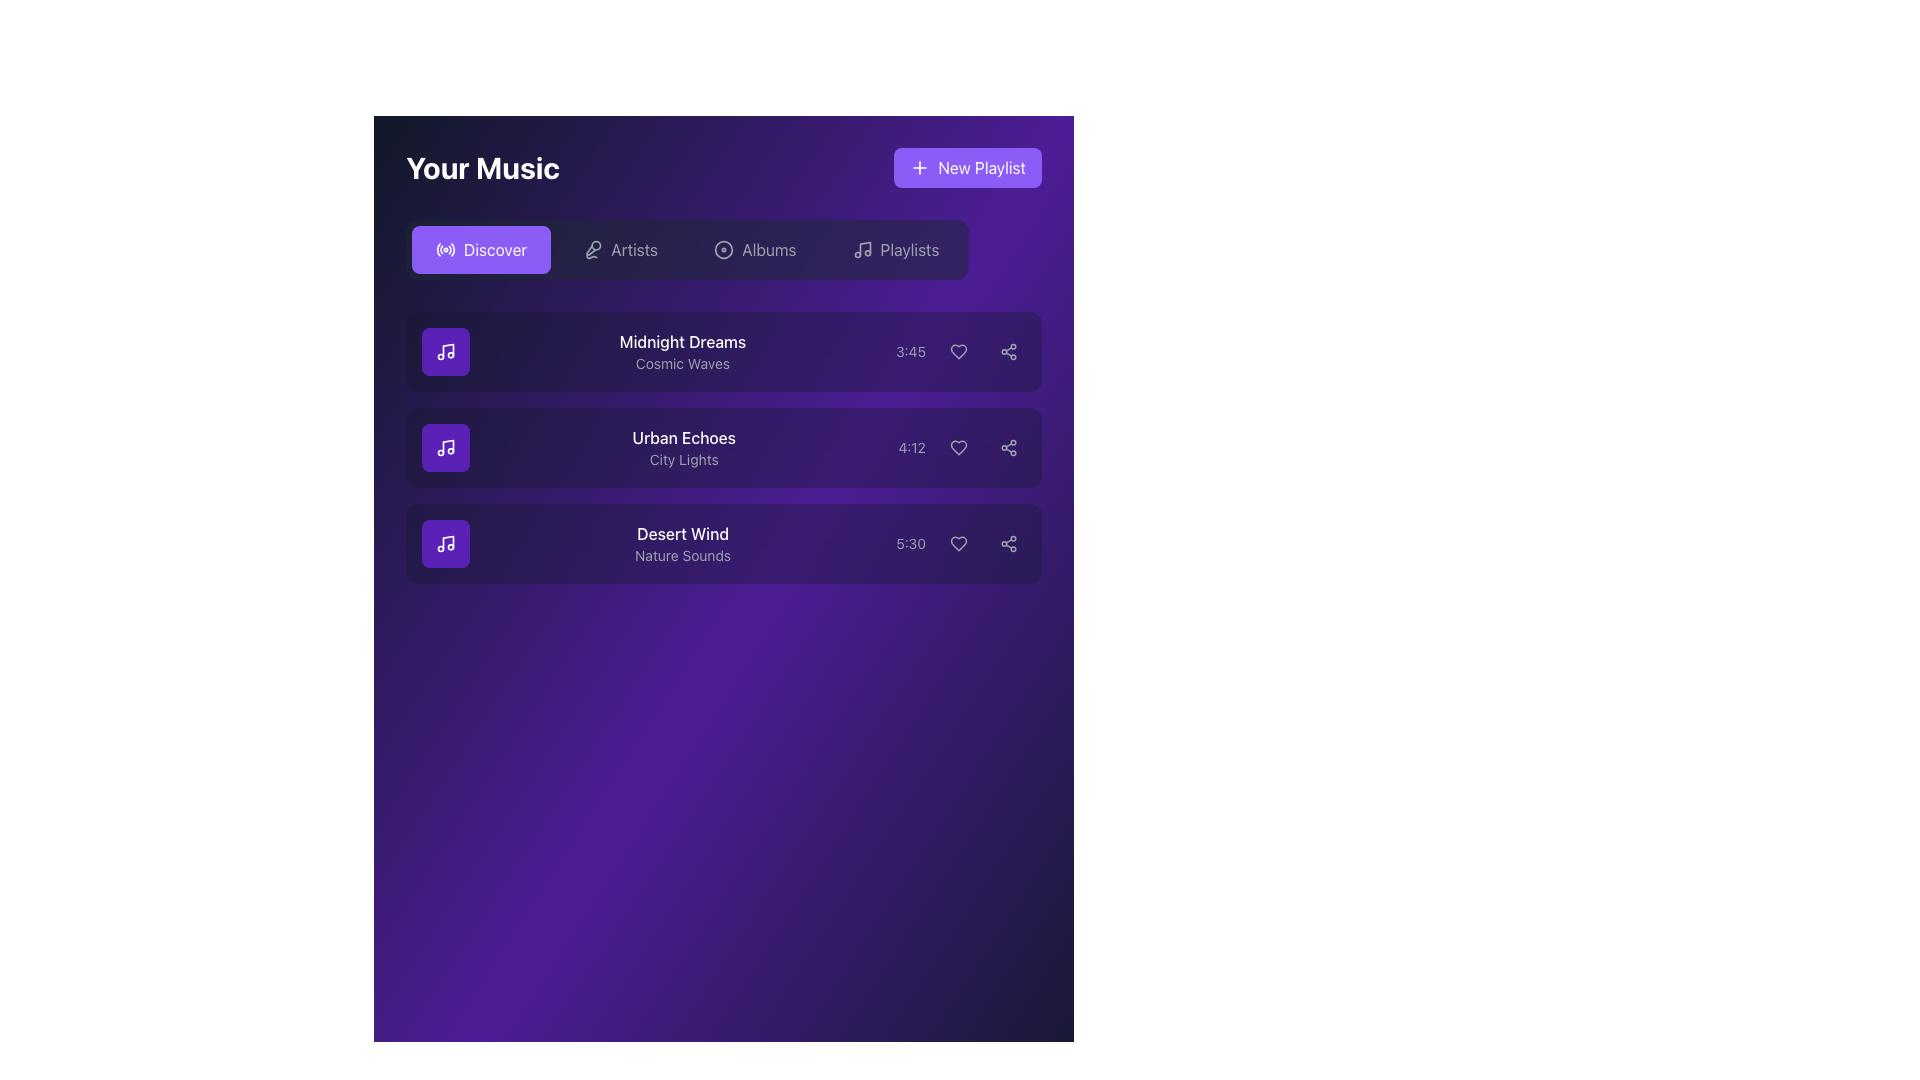  Describe the element at coordinates (1008, 543) in the screenshot. I see `the sharing icon located to the rightmost side of the third track entry labeled 'Desert Wind' to initiate sharing` at that location.